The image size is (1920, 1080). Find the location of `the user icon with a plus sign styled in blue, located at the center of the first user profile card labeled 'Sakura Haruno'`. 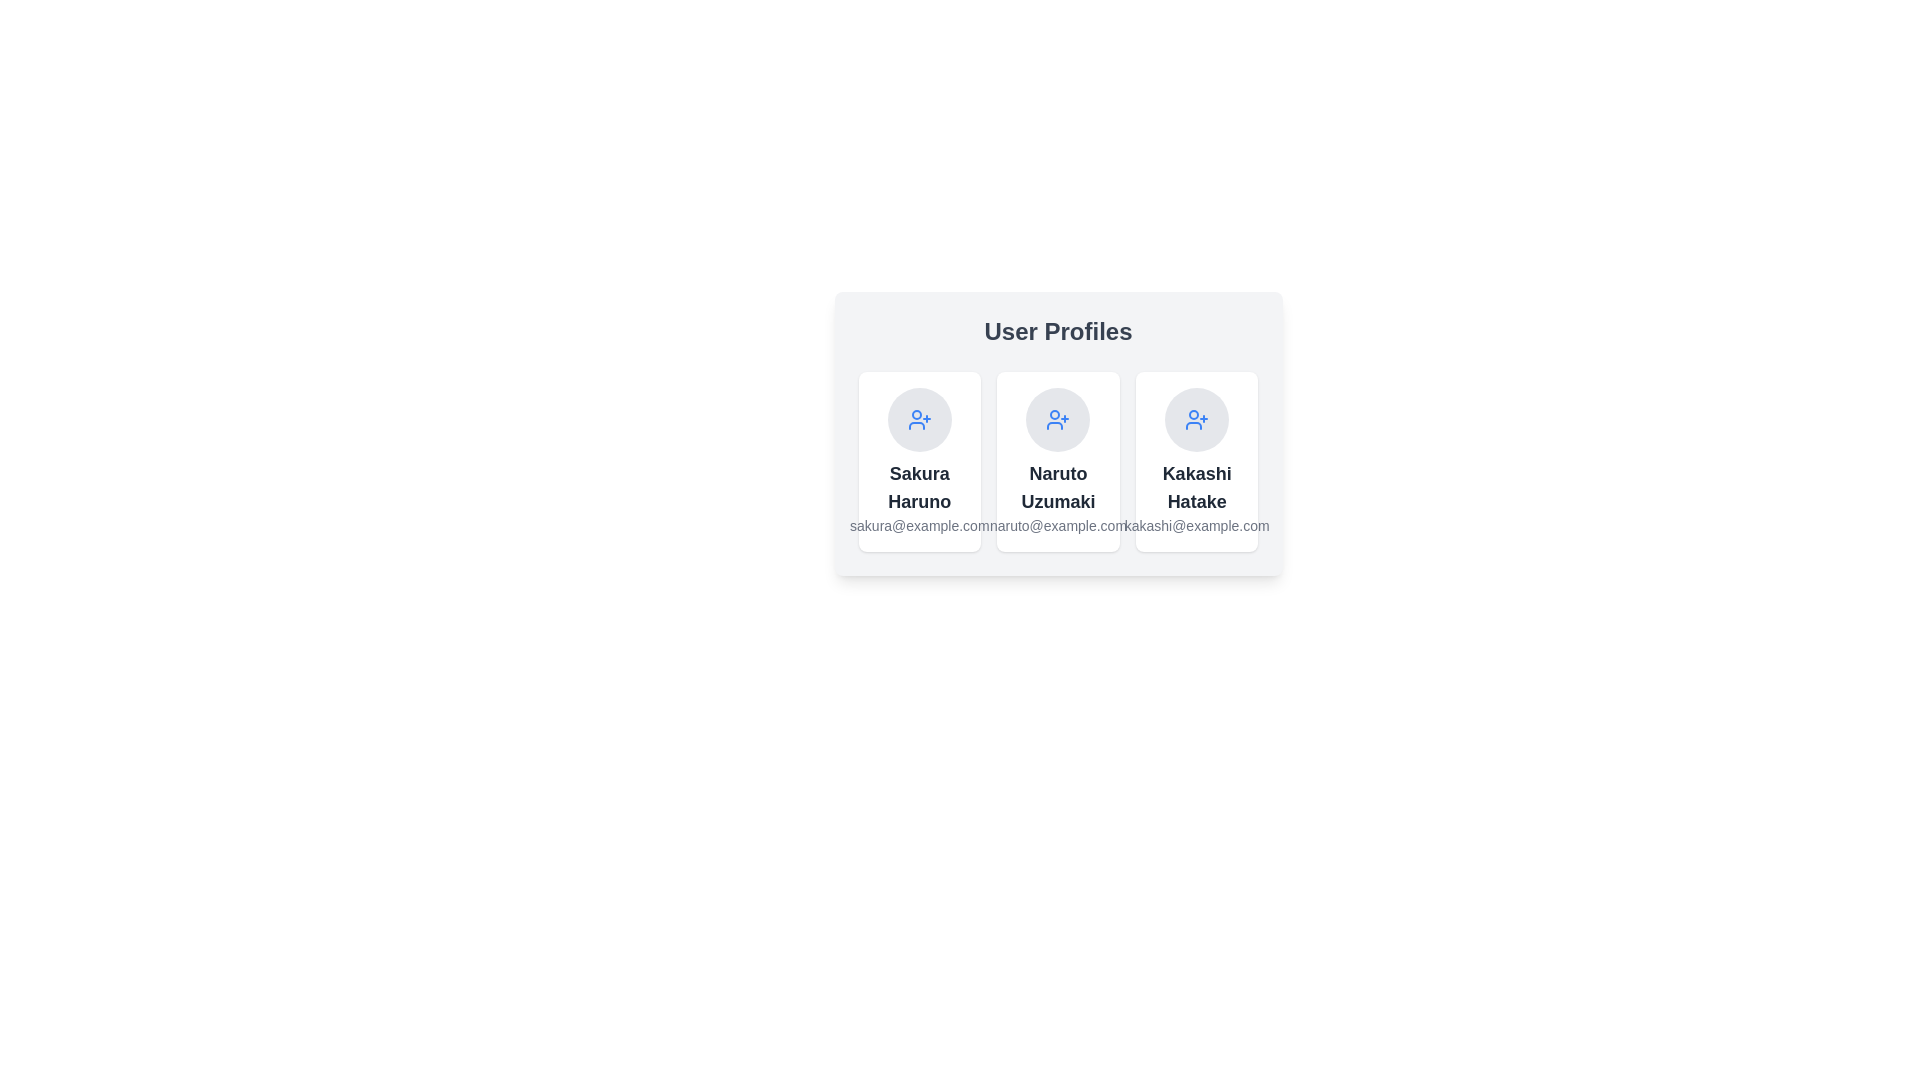

the user icon with a plus sign styled in blue, located at the center of the first user profile card labeled 'Sakura Haruno' is located at coordinates (918, 419).